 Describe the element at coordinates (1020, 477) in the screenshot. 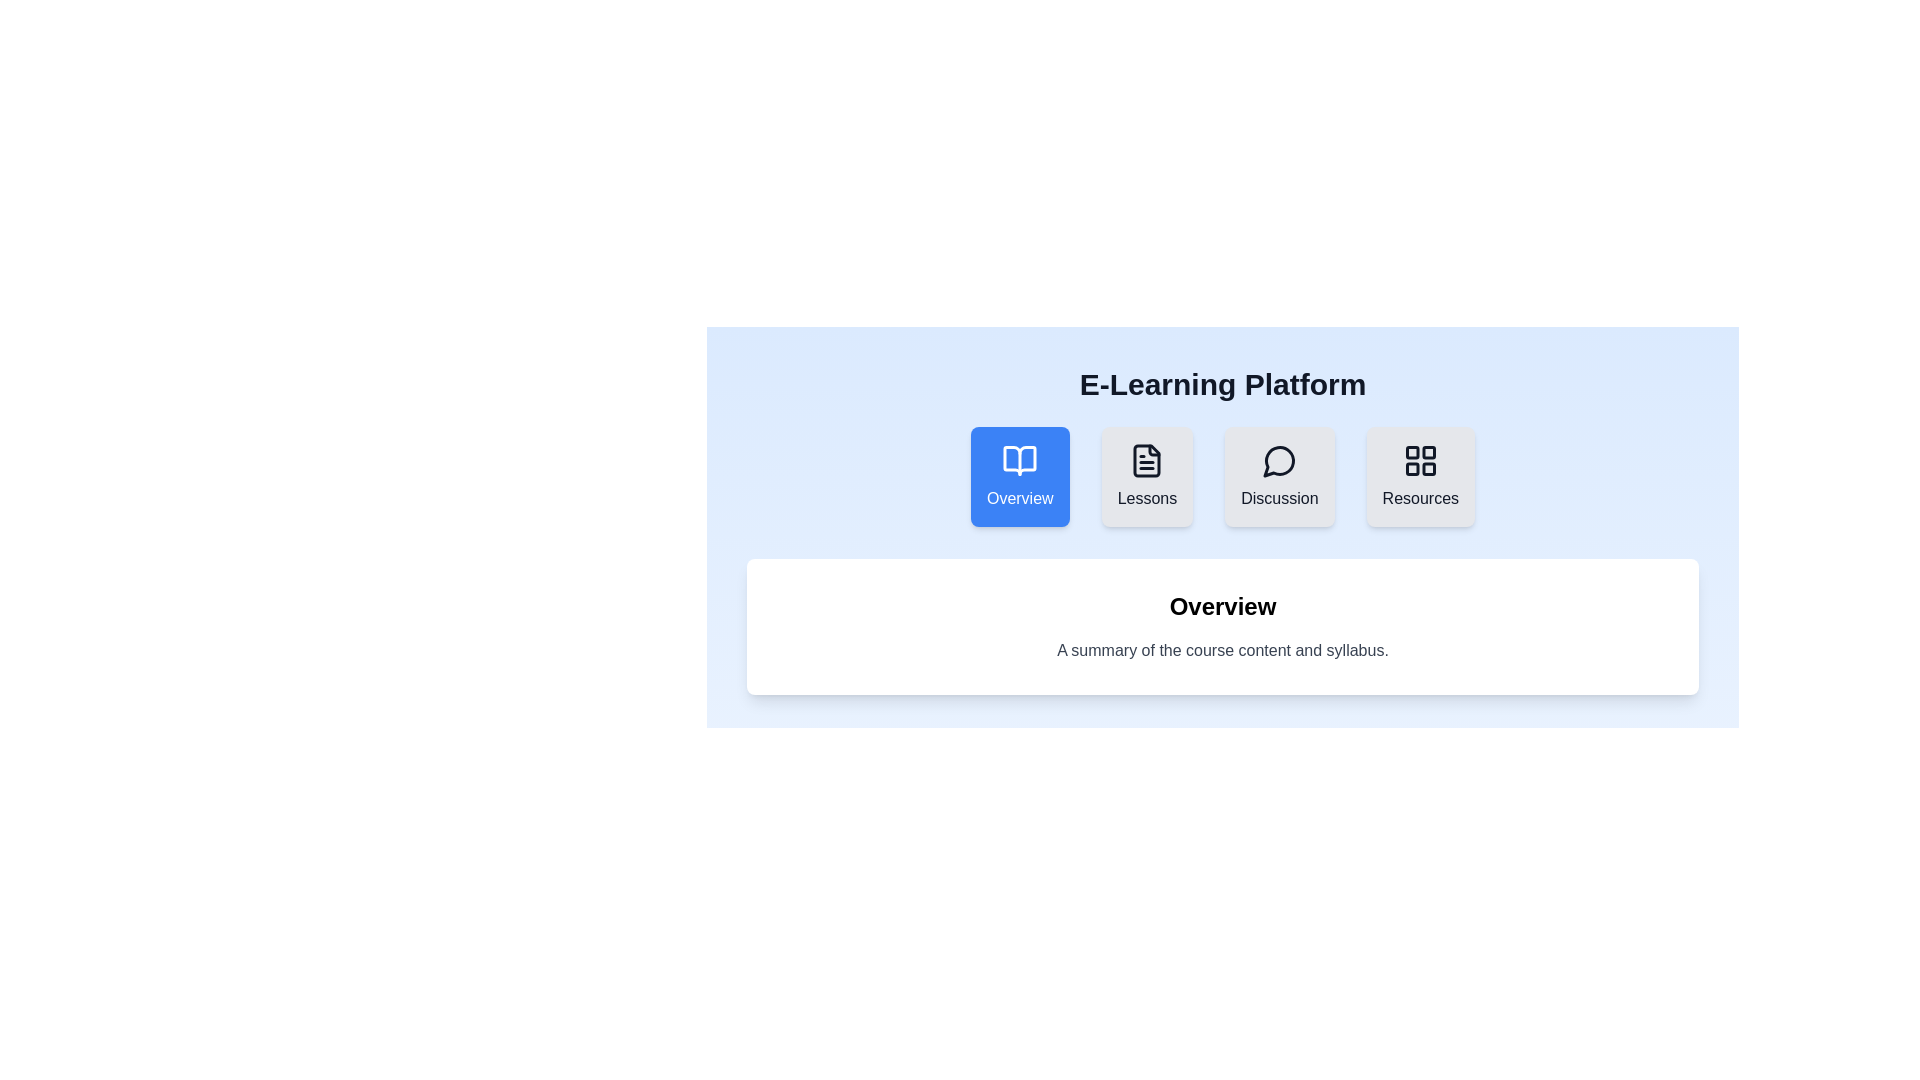

I see `the Overview tab to switch to its content` at that location.